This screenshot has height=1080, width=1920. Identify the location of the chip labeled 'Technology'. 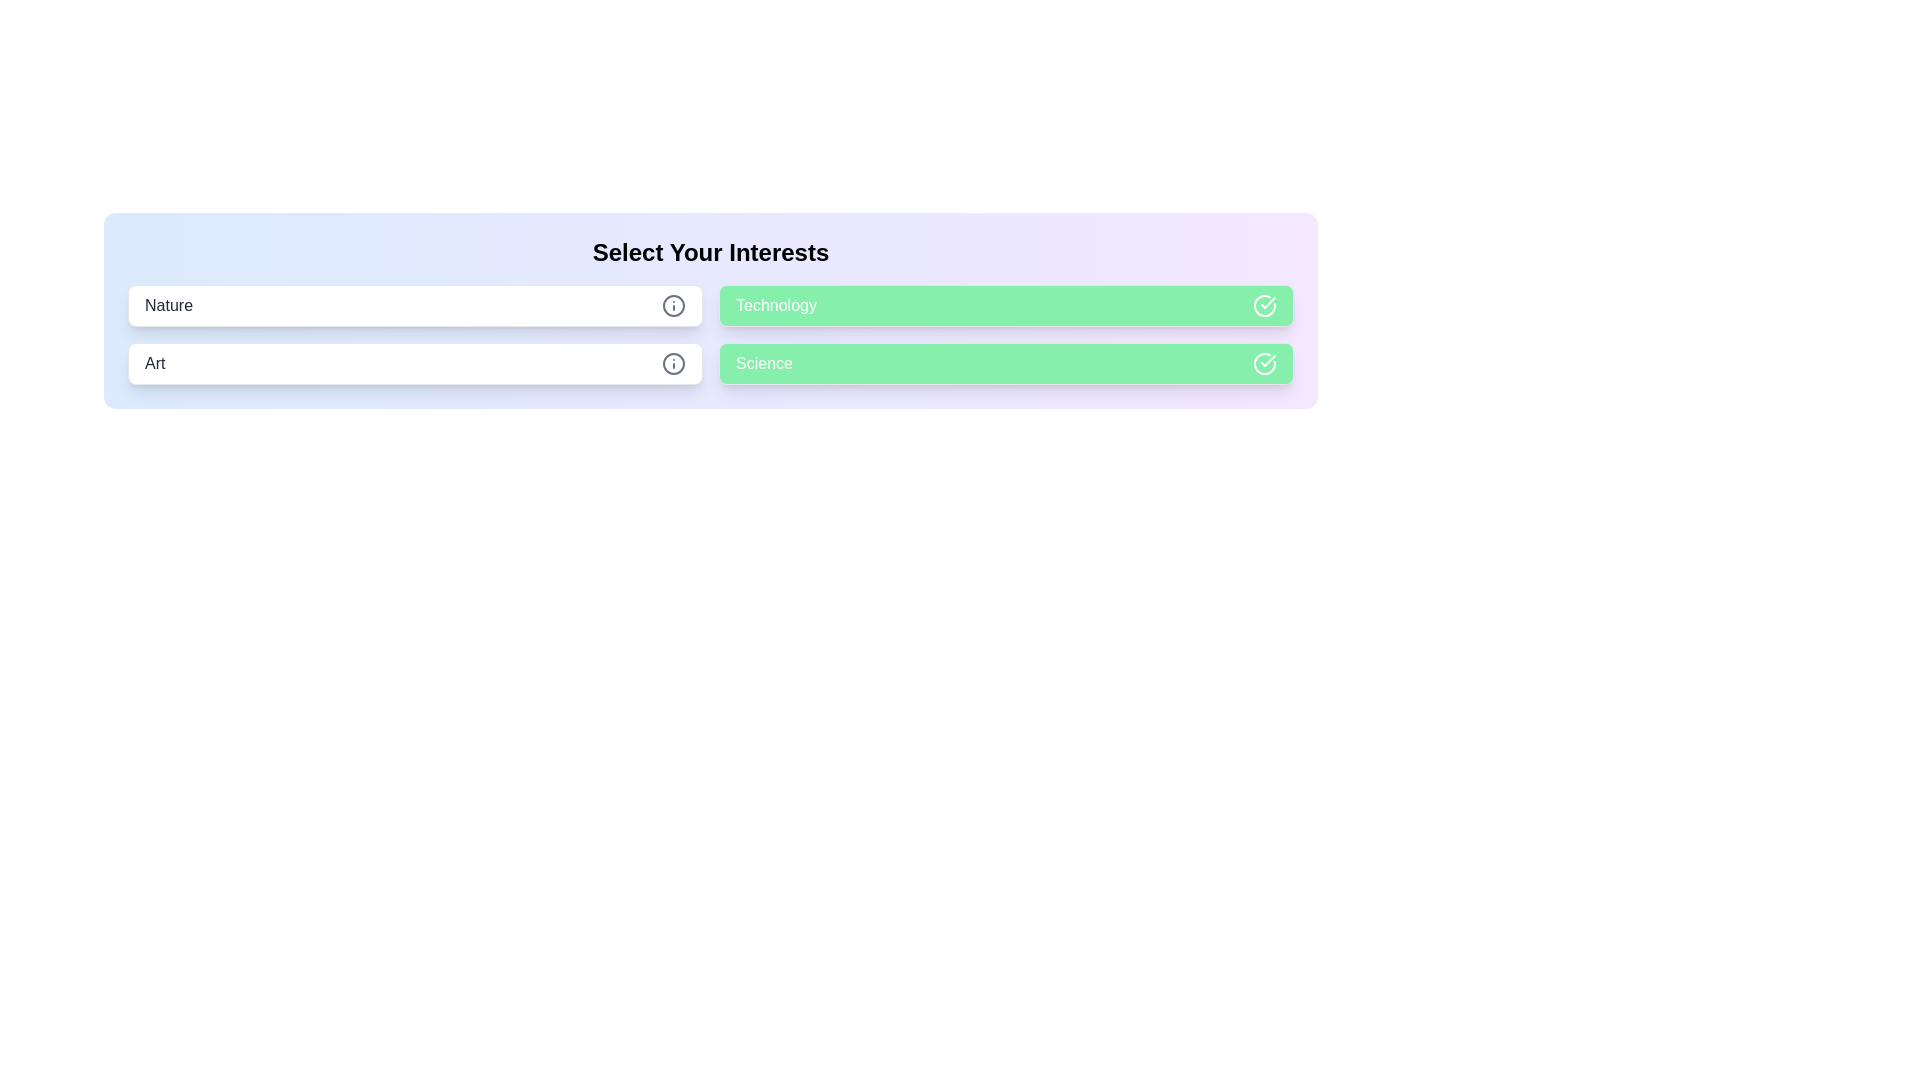
(1006, 305).